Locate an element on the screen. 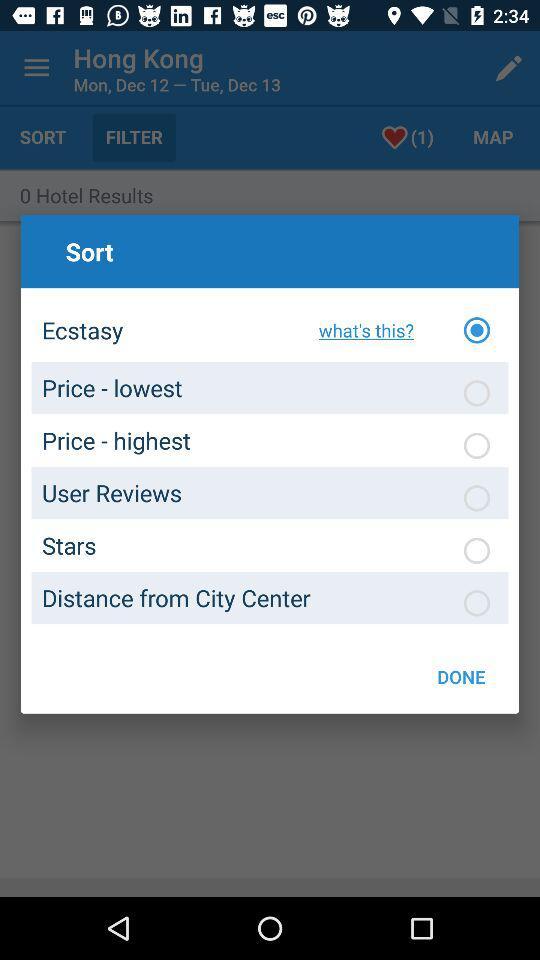 Image resolution: width=540 pixels, height=960 pixels. the option button is located at coordinates (475, 330).